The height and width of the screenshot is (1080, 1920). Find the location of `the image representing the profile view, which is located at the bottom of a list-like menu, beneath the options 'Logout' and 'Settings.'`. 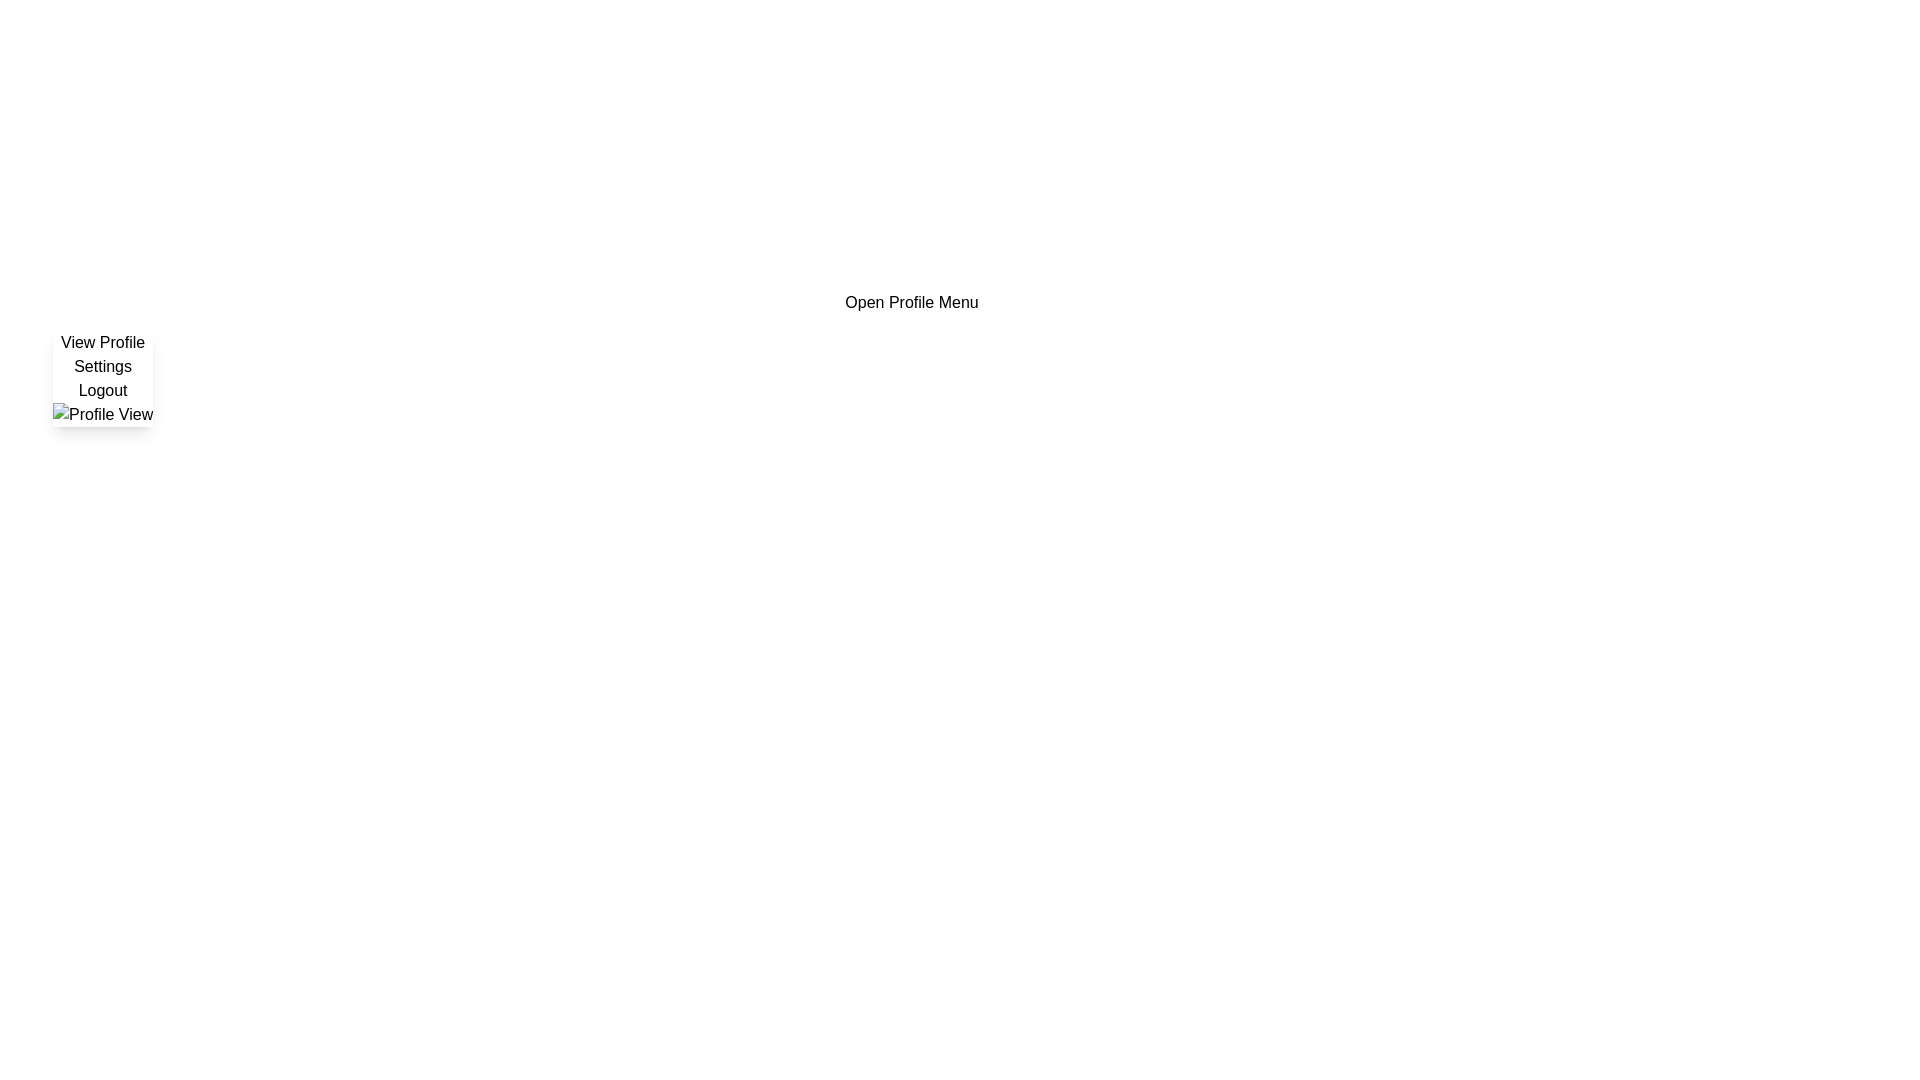

the image representing the profile view, which is located at the bottom of a list-like menu, beneath the options 'Logout' and 'Settings.' is located at coordinates (102, 414).